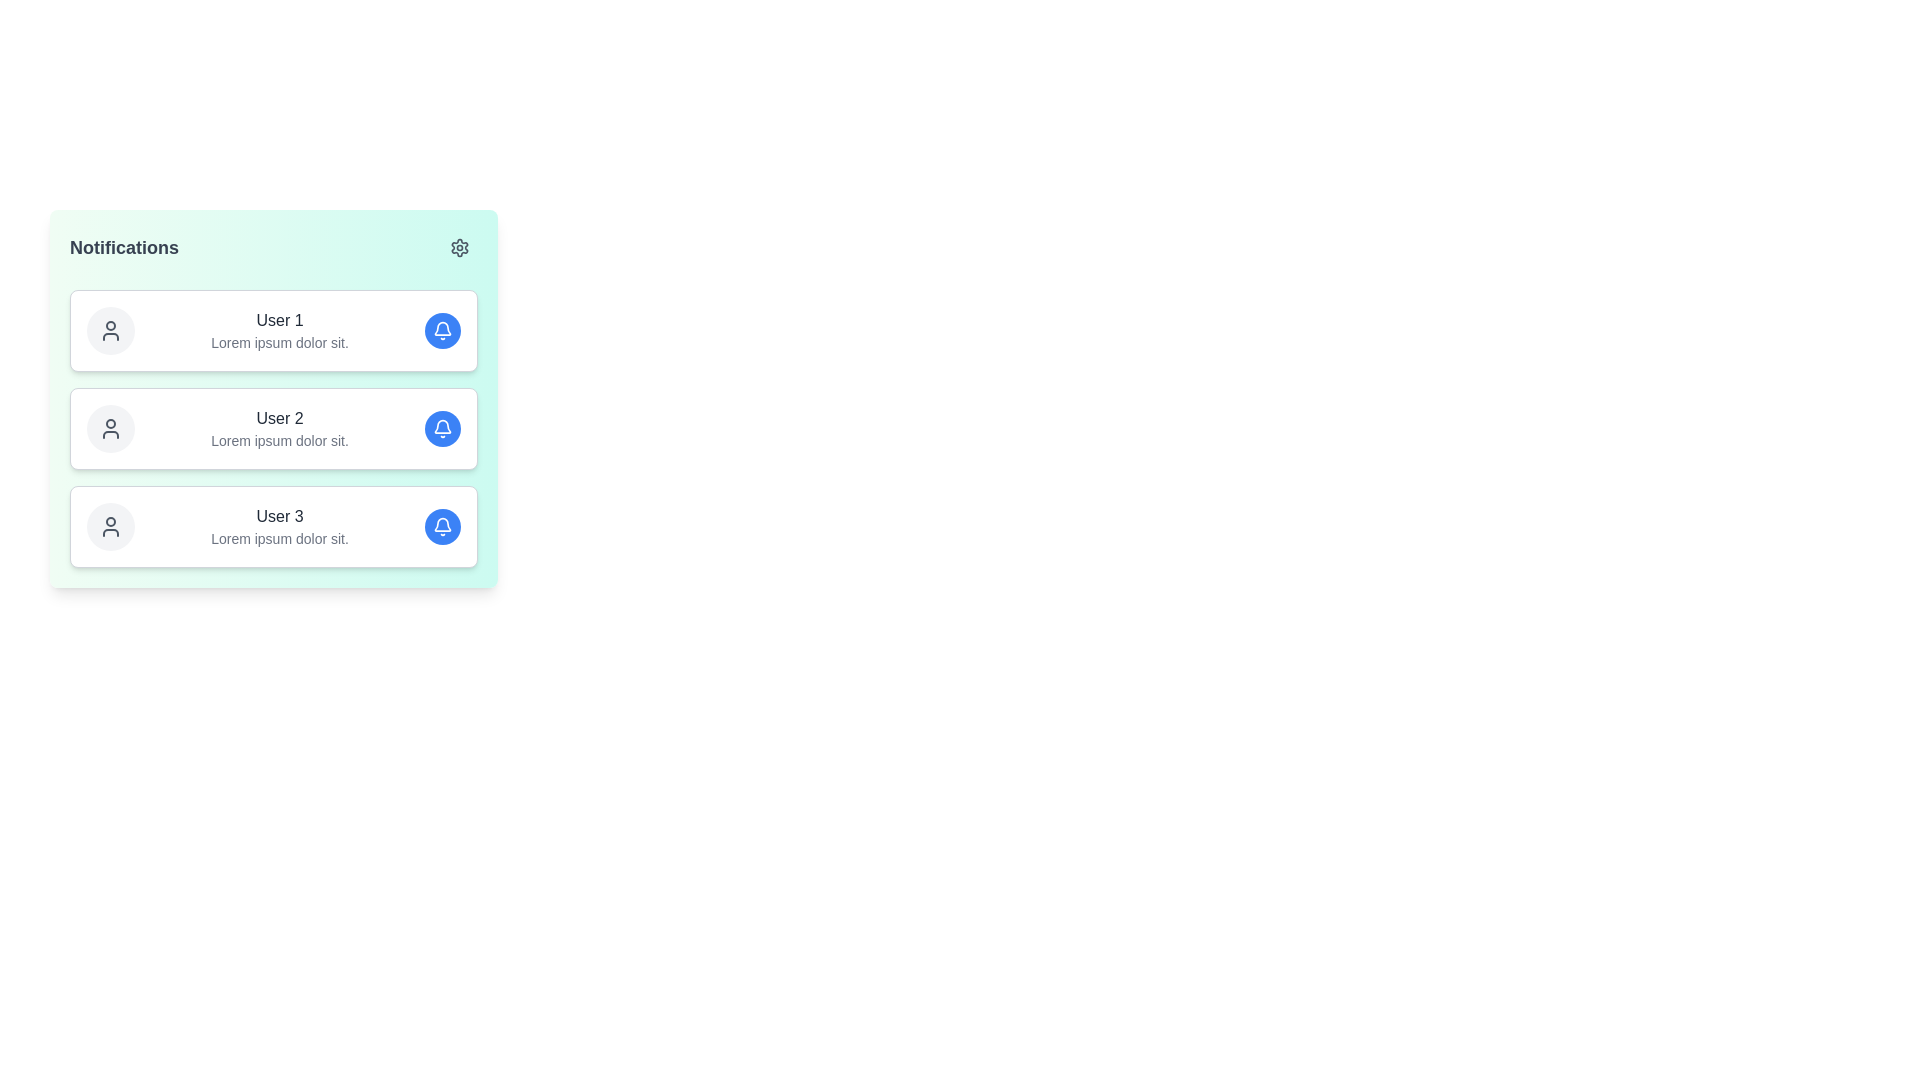 Image resolution: width=1920 pixels, height=1080 pixels. Describe the element at coordinates (109, 330) in the screenshot. I see `the user silhouette icon, which is a circular icon with a gray background and a minimalist line art design, located in the leftmost section of the 'User 1' notification card` at that location.